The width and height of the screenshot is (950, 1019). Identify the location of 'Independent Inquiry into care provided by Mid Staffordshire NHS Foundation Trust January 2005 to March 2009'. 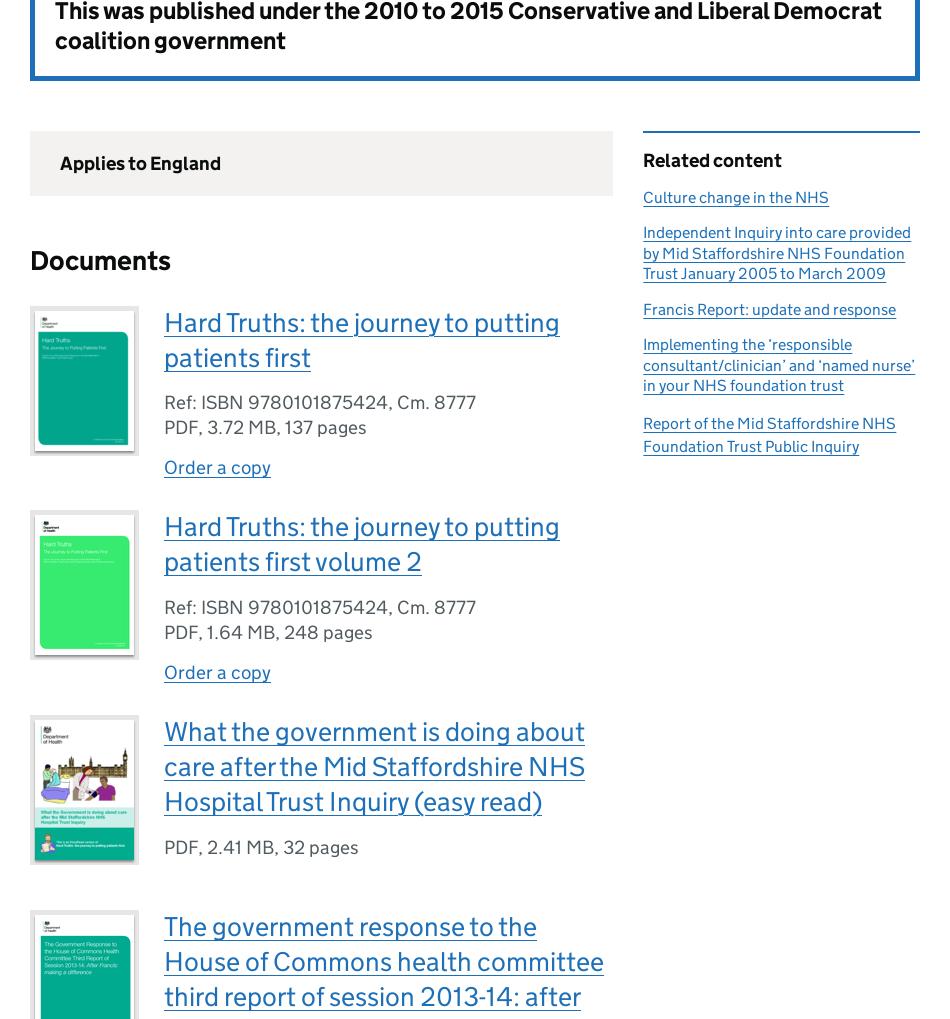
(776, 253).